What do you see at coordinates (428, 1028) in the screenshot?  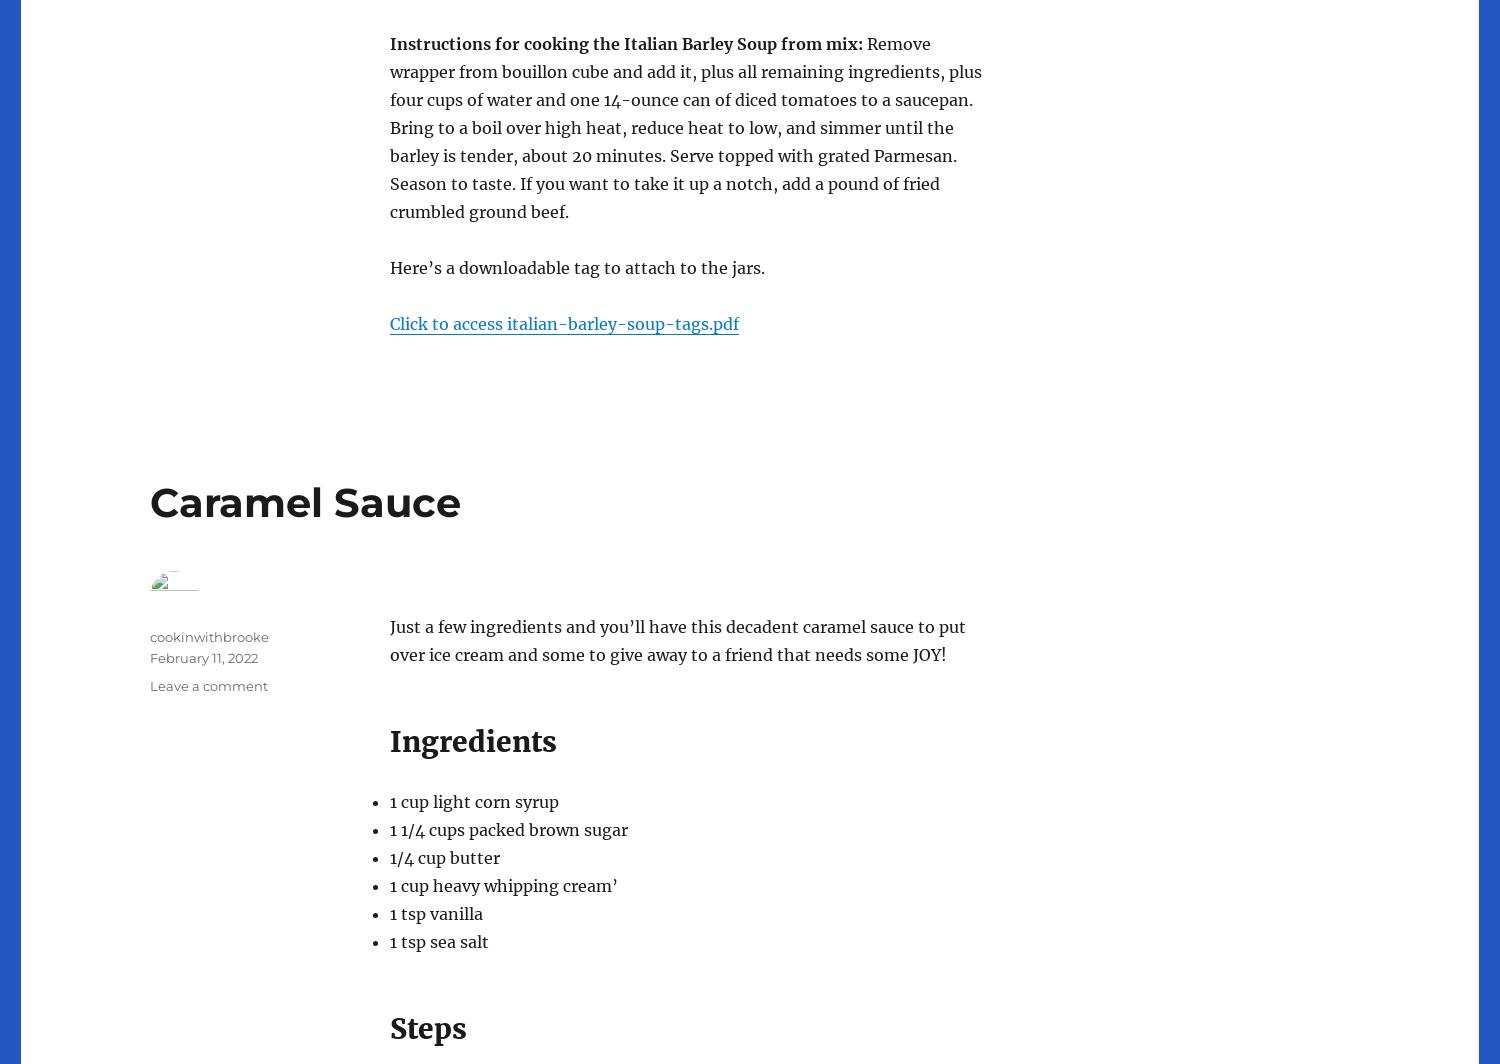 I see `'Steps'` at bounding box center [428, 1028].